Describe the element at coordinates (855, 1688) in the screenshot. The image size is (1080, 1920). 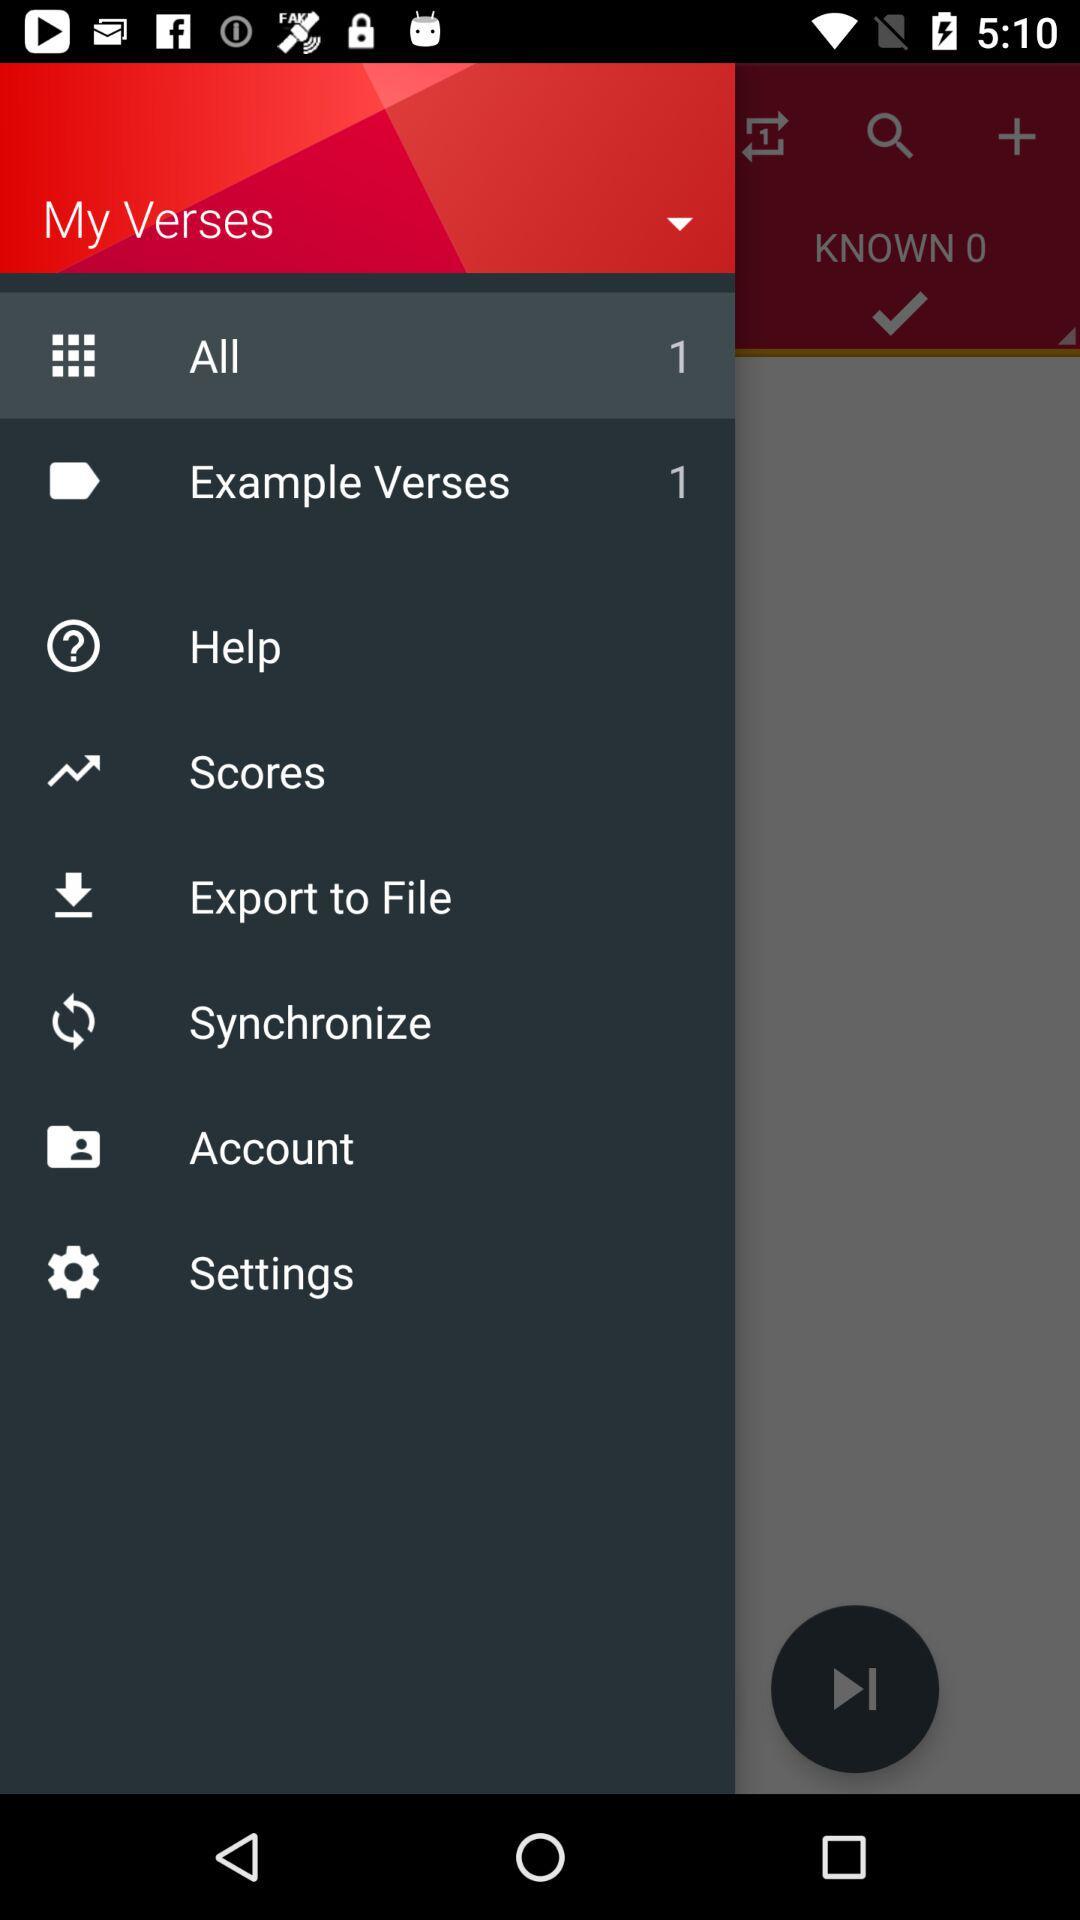
I see `the skip_next icon` at that location.